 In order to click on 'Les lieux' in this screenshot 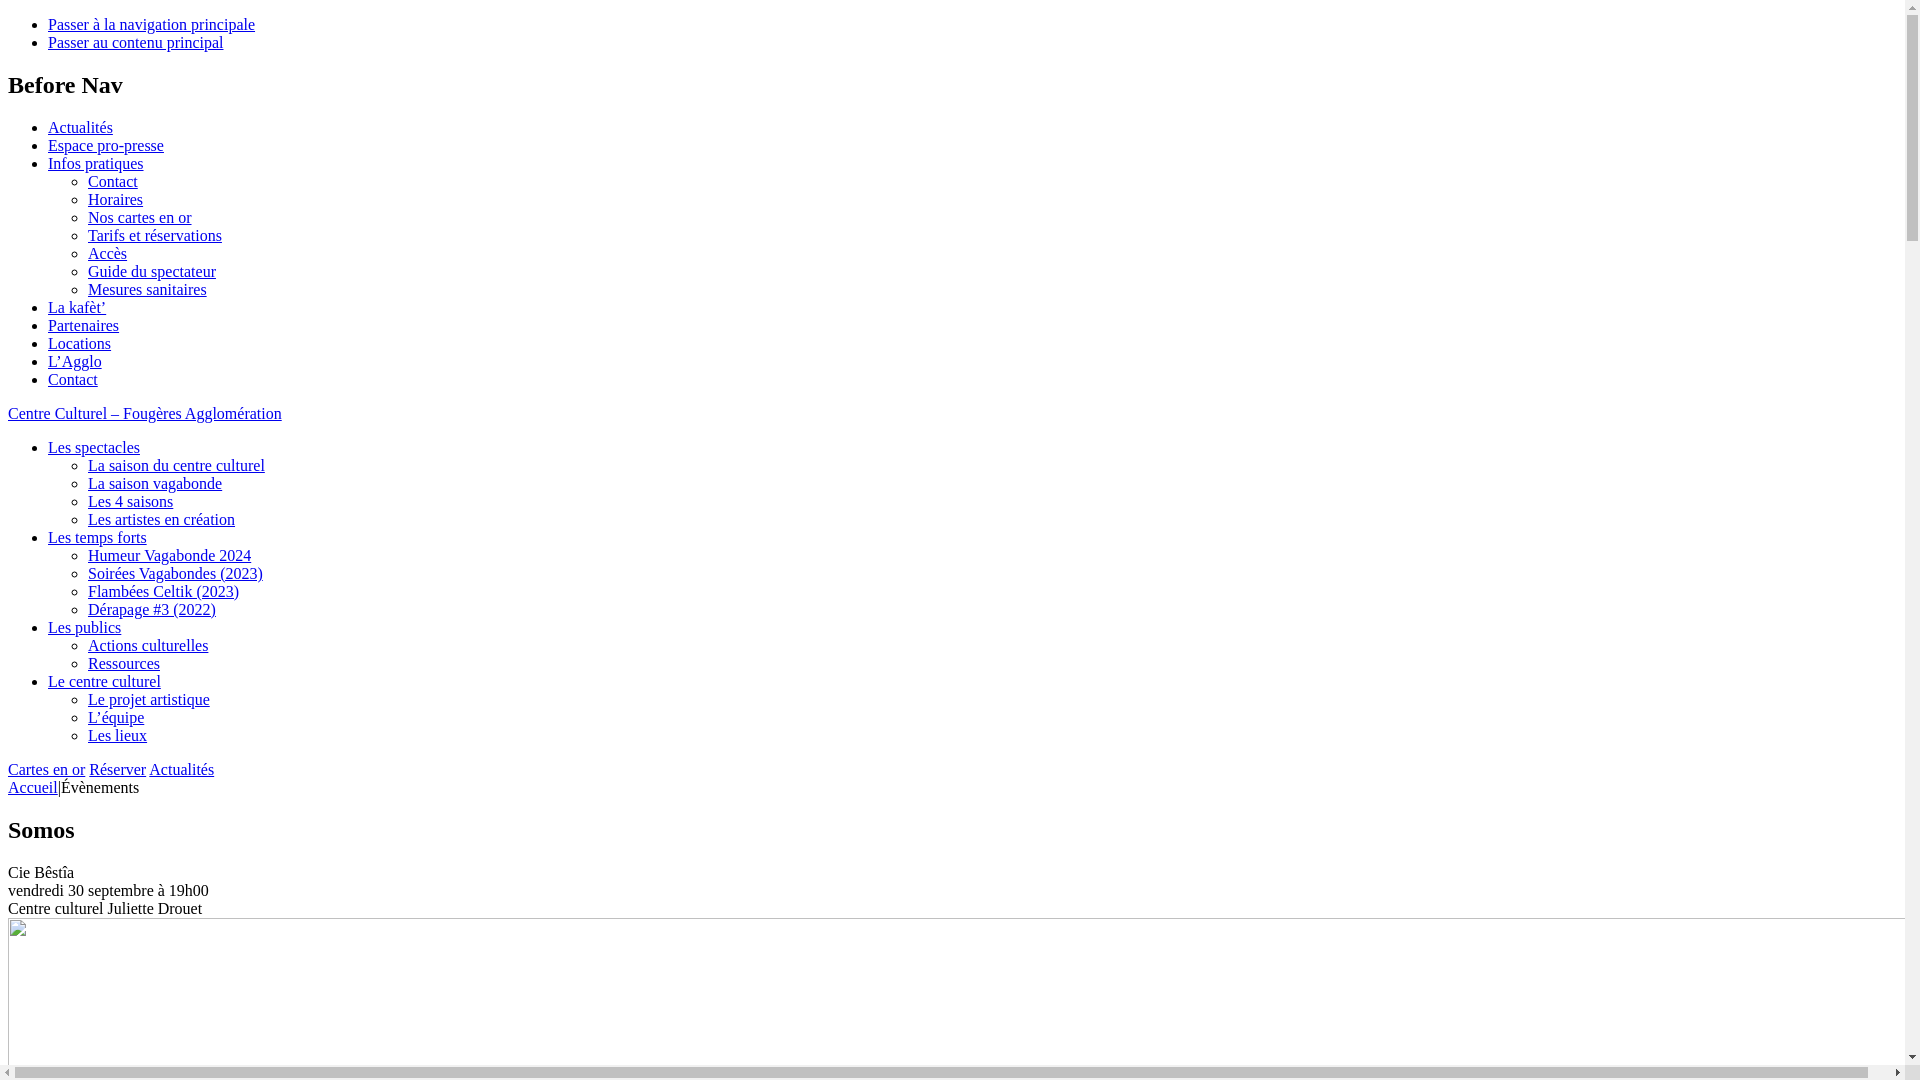, I will do `click(86, 735)`.